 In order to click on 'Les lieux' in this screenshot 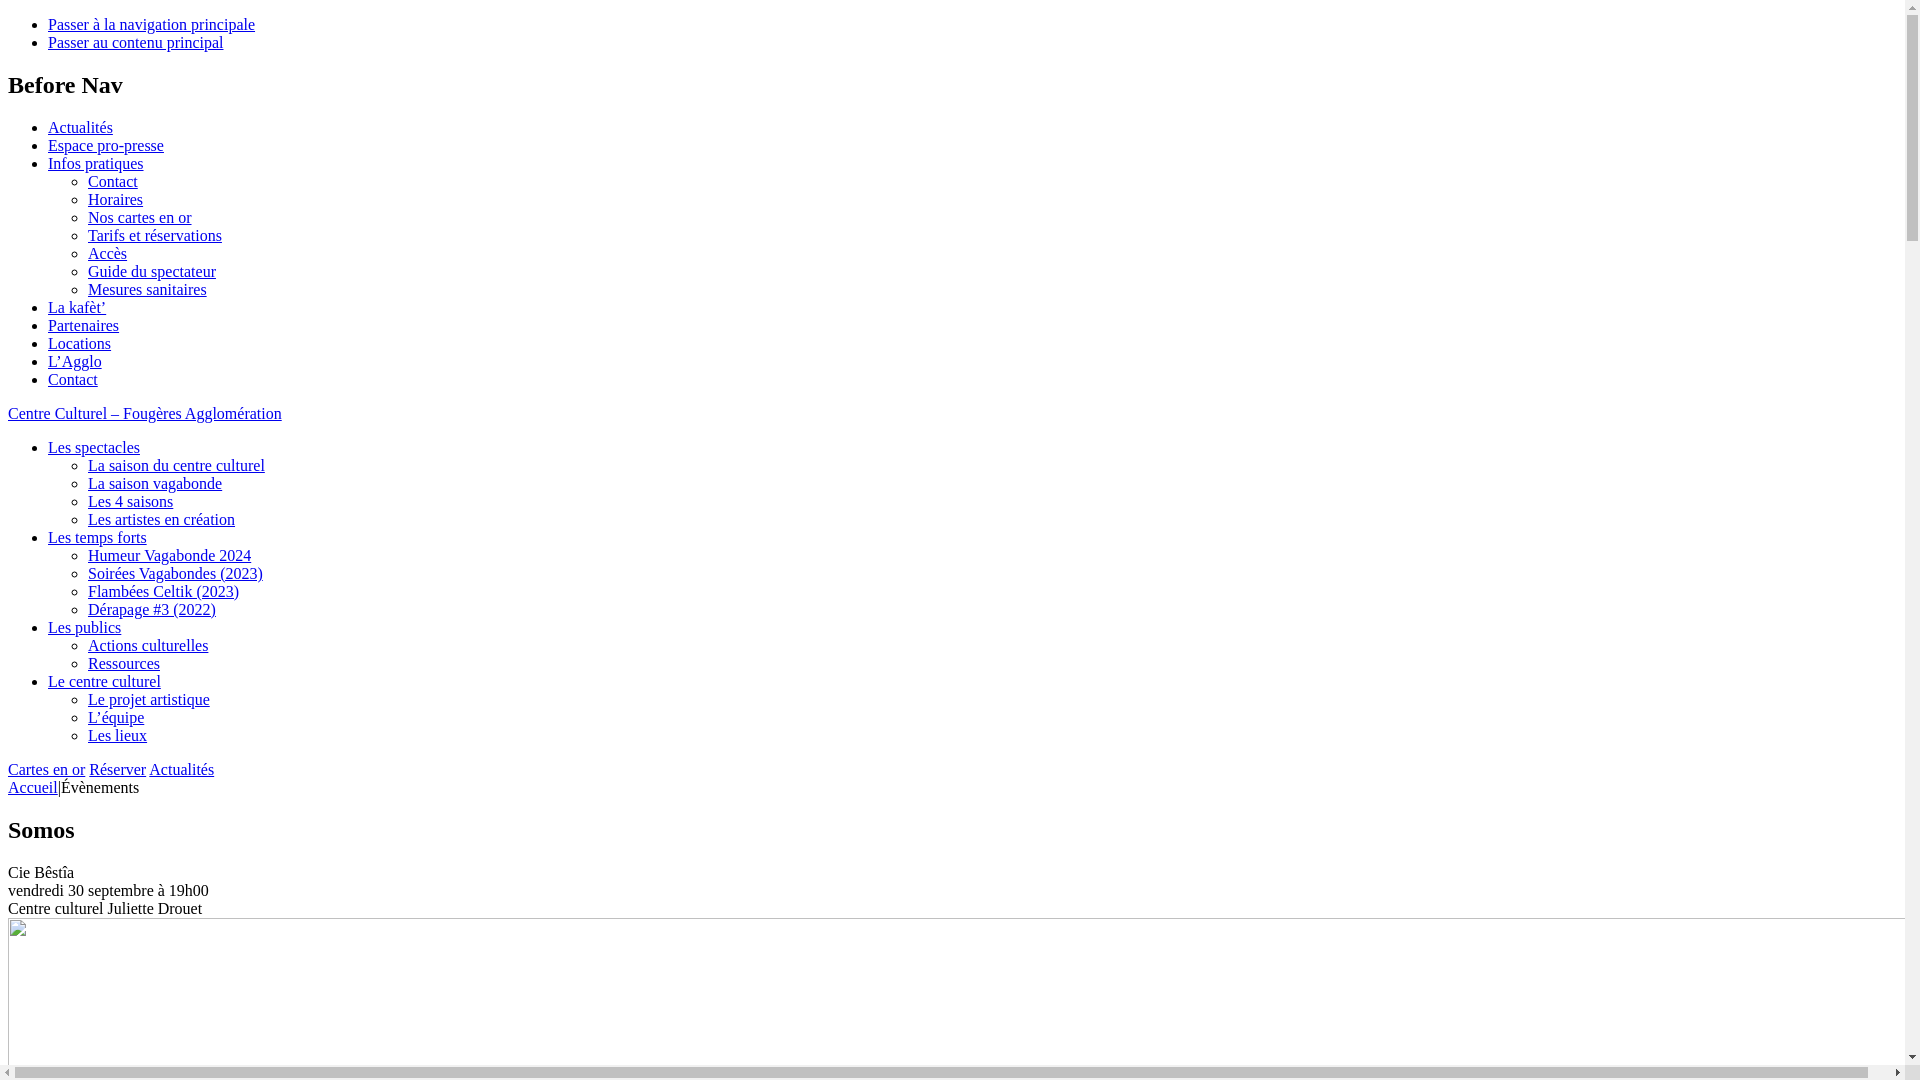, I will do `click(86, 735)`.